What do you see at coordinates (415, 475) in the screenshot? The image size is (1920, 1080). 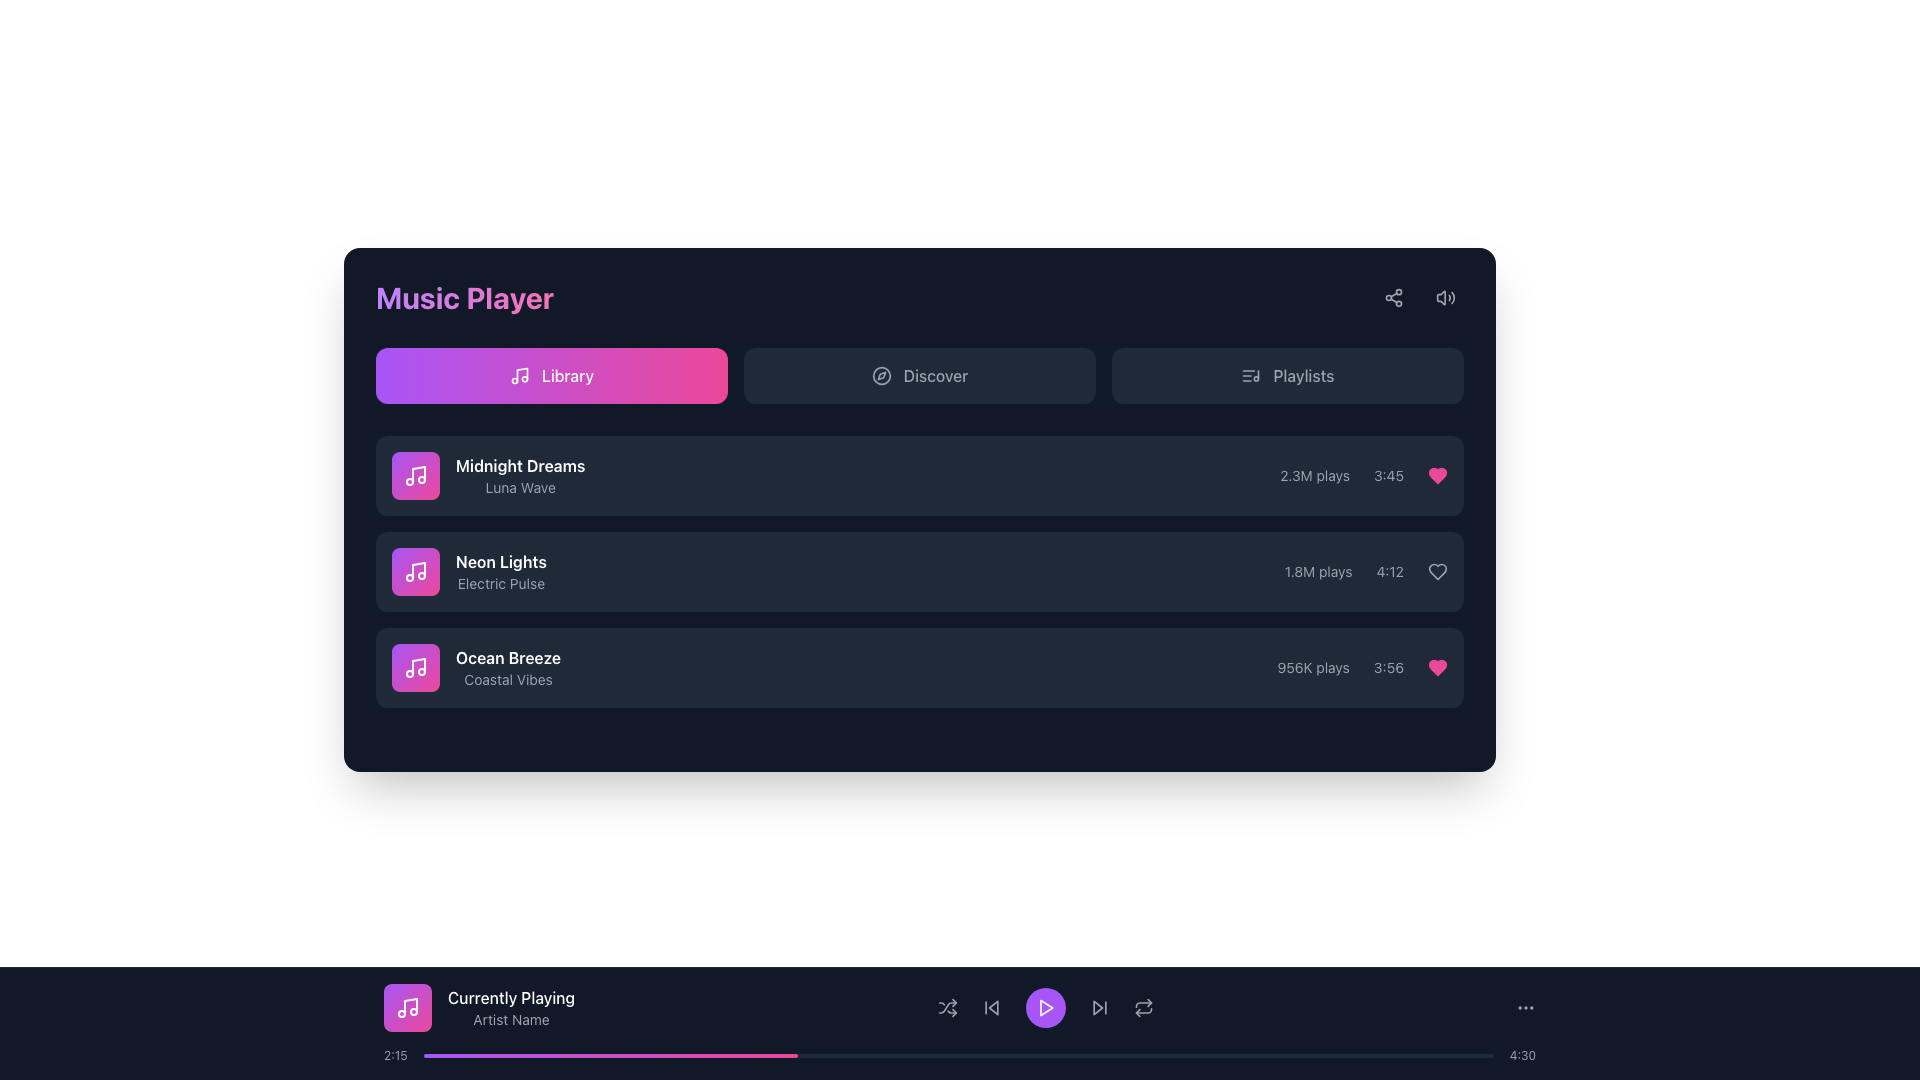 I see `the SVG music note icon with a gradient background, located in the top-left section of the music player interface` at bounding box center [415, 475].